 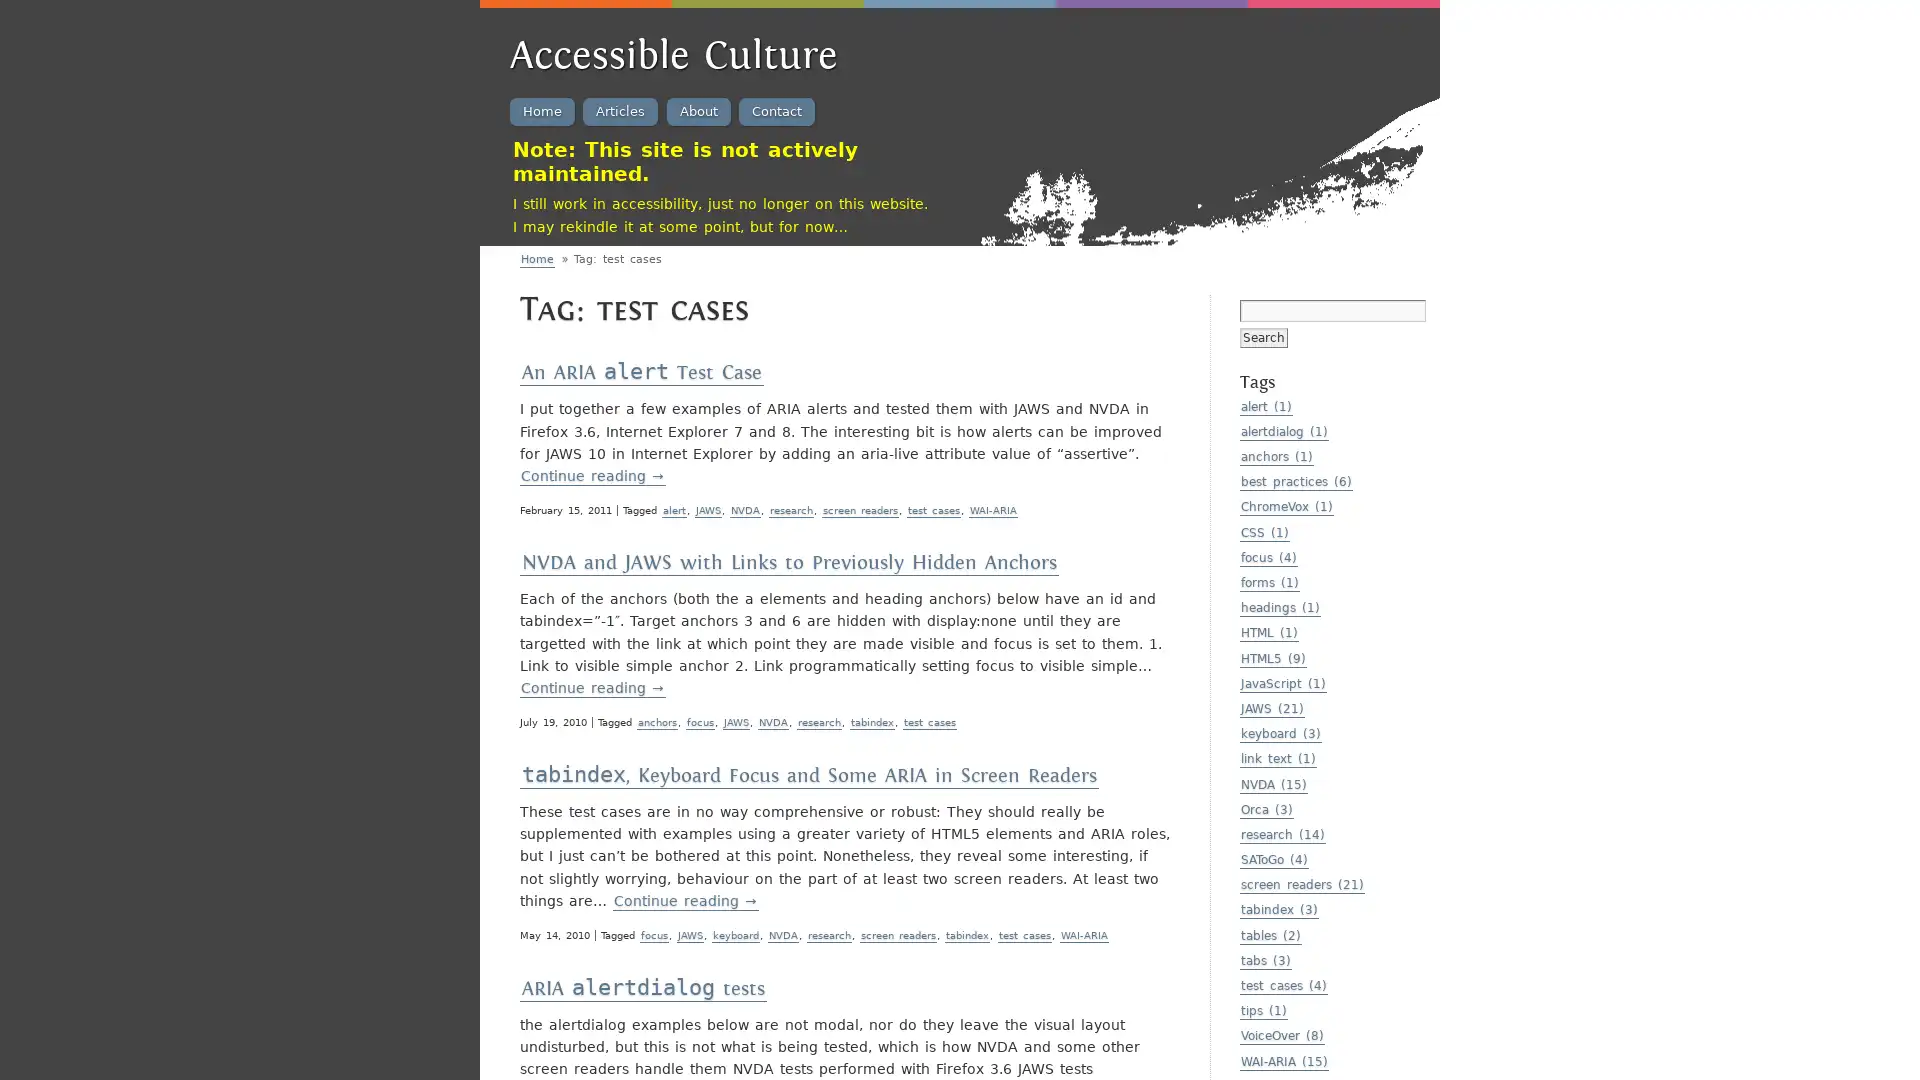 What do you see at coordinates (1262, 337) in the screenshot?
I see `Search` at bounding box center [1262, 337].